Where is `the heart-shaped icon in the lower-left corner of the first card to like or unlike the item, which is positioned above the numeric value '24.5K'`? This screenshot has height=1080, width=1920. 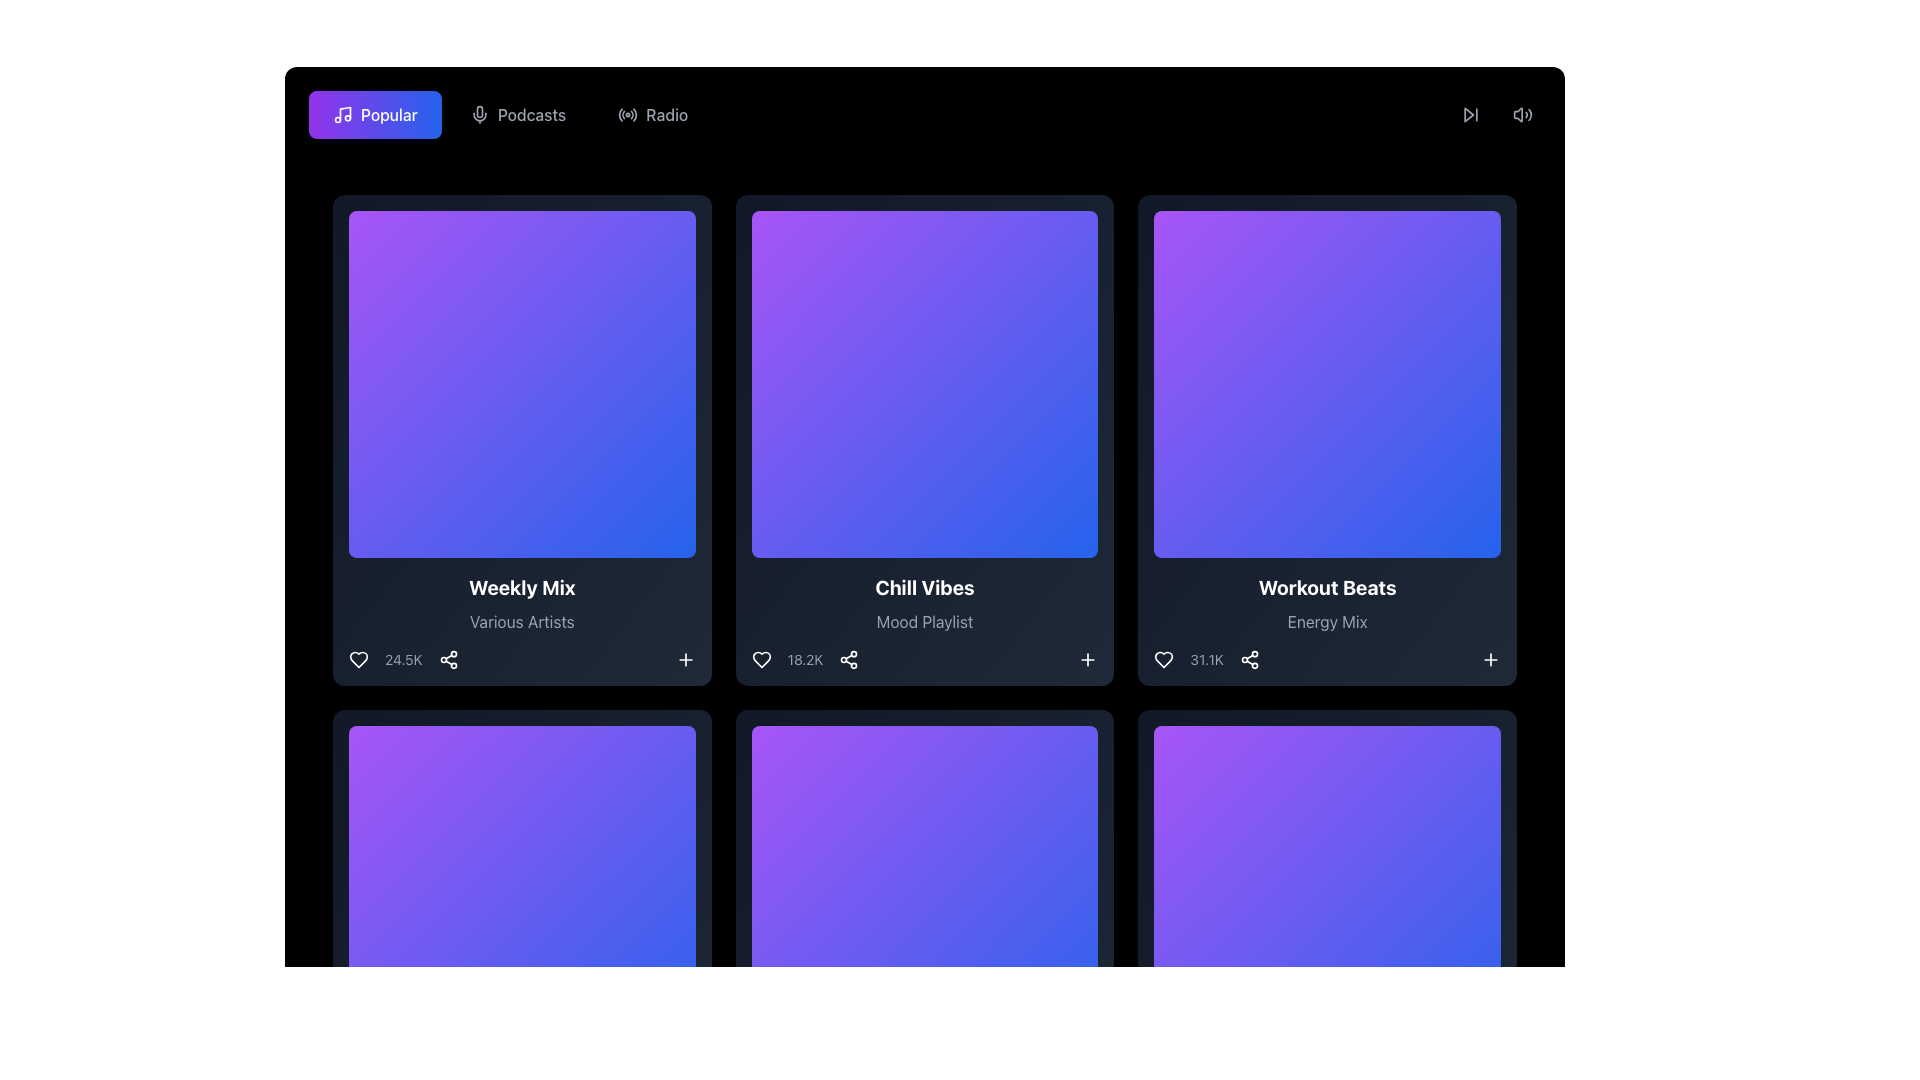
the heart-shaped icon in the lower-left corner of the first card to like or unlike the item, which is positioned above the numeric value '24.5K' is located at coordinates (359, 659).